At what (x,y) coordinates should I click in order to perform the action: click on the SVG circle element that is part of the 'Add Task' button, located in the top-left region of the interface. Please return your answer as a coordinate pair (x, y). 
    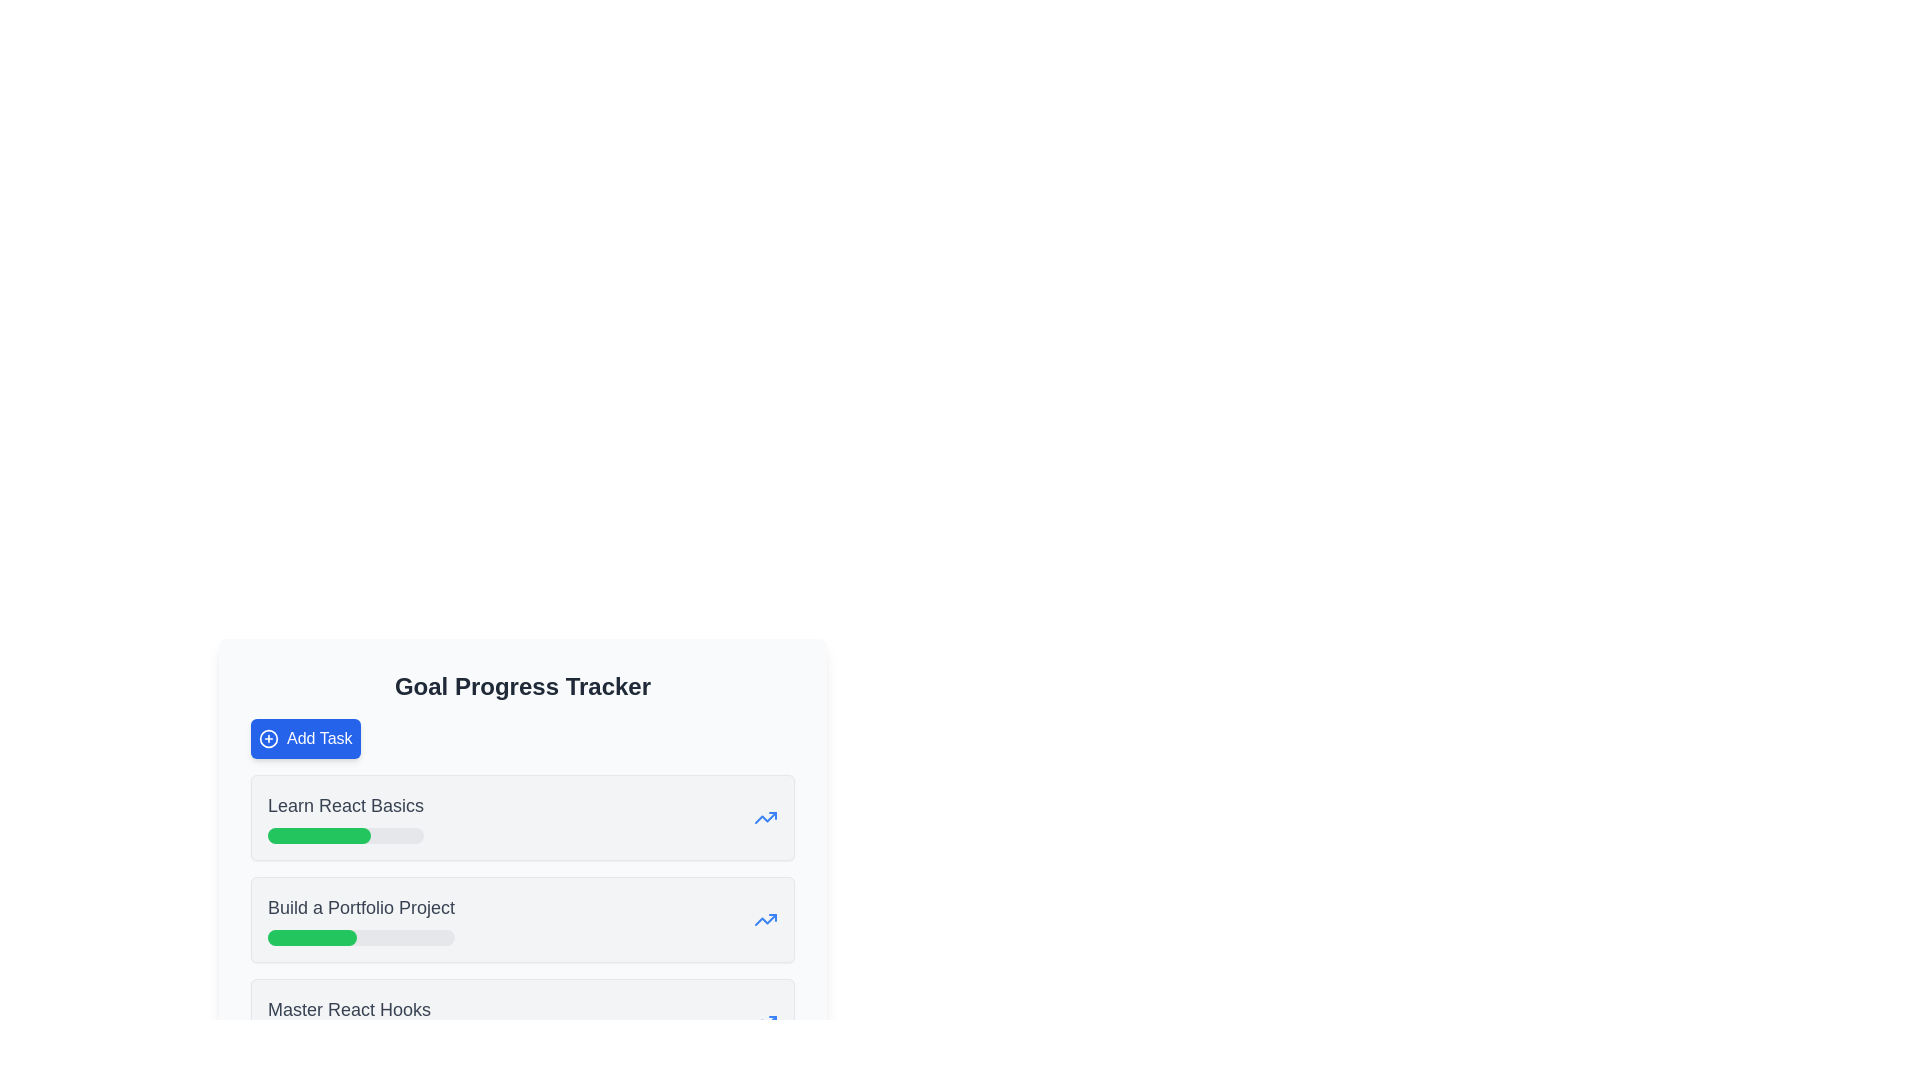
    Looking at the image, I should click on (267, 739).